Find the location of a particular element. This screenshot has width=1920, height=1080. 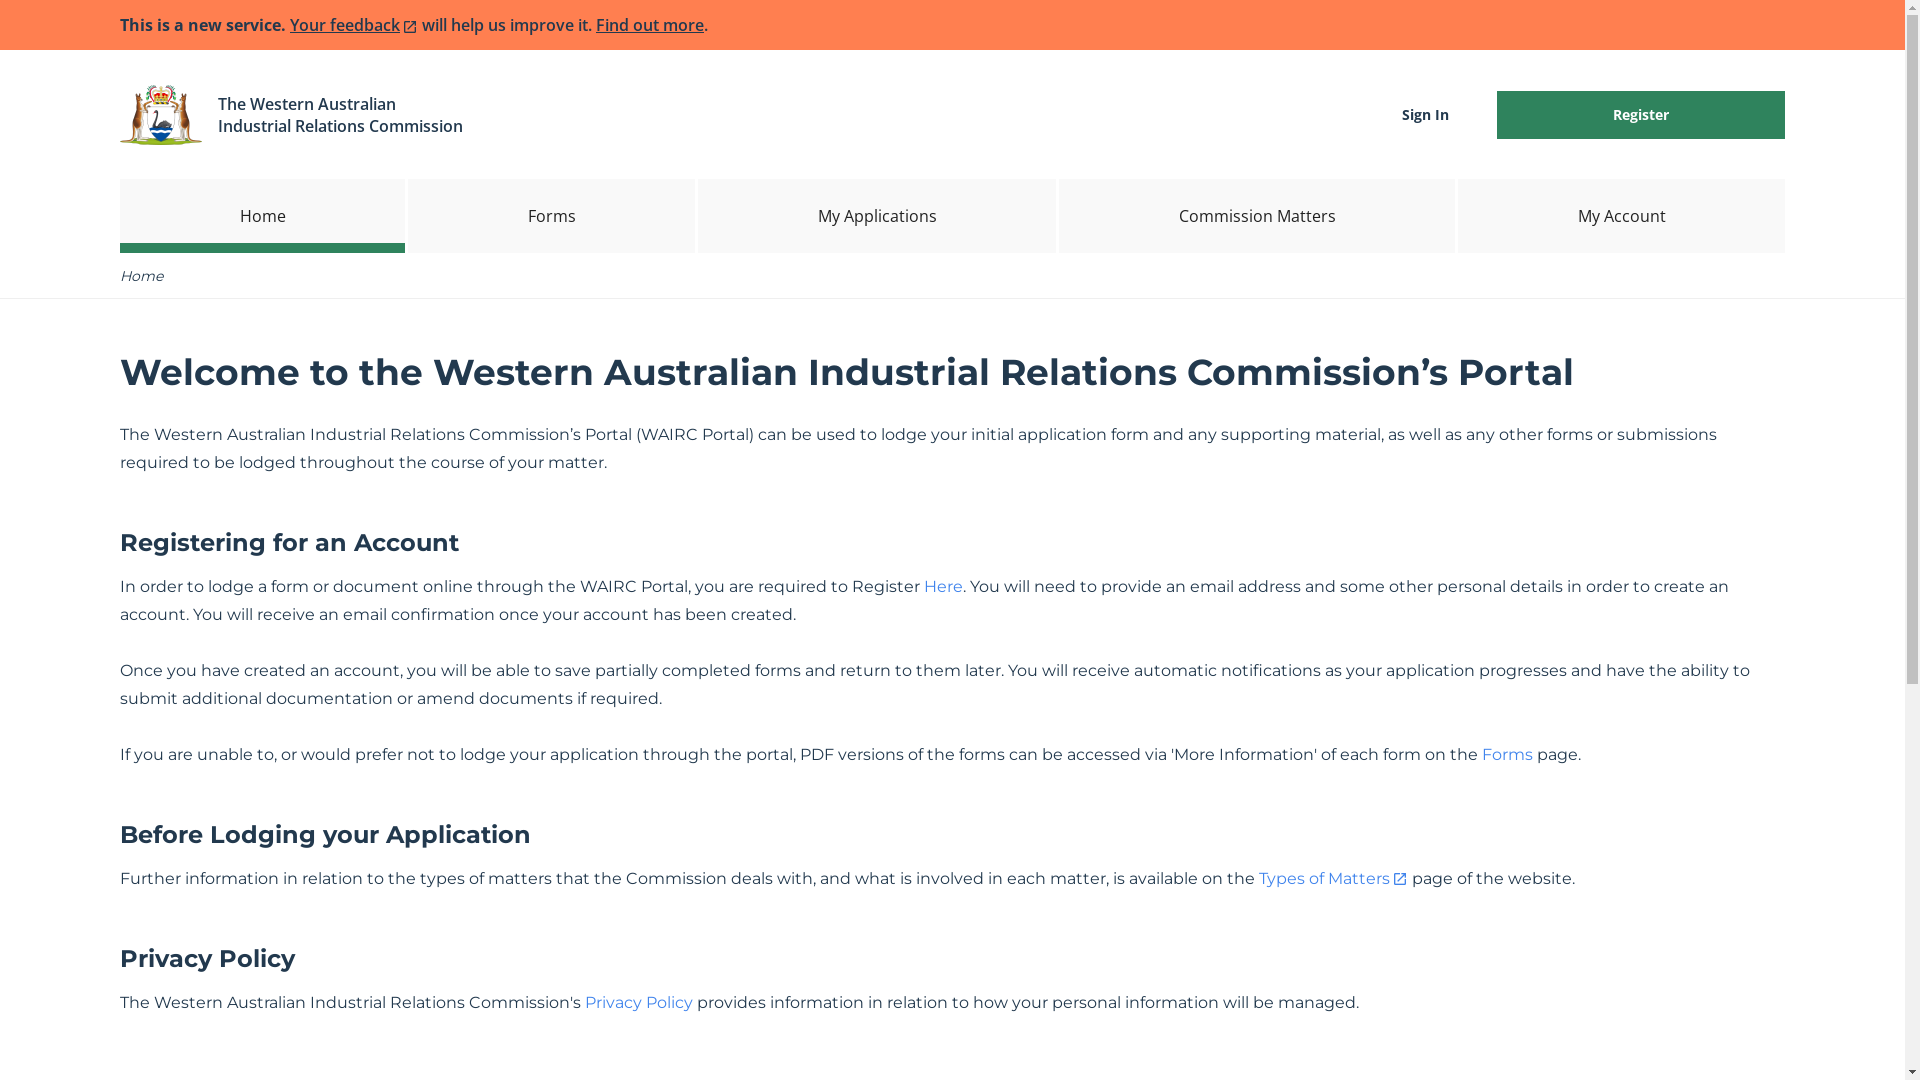

'Privacy Policy' is located at coordinates (637, 1002).